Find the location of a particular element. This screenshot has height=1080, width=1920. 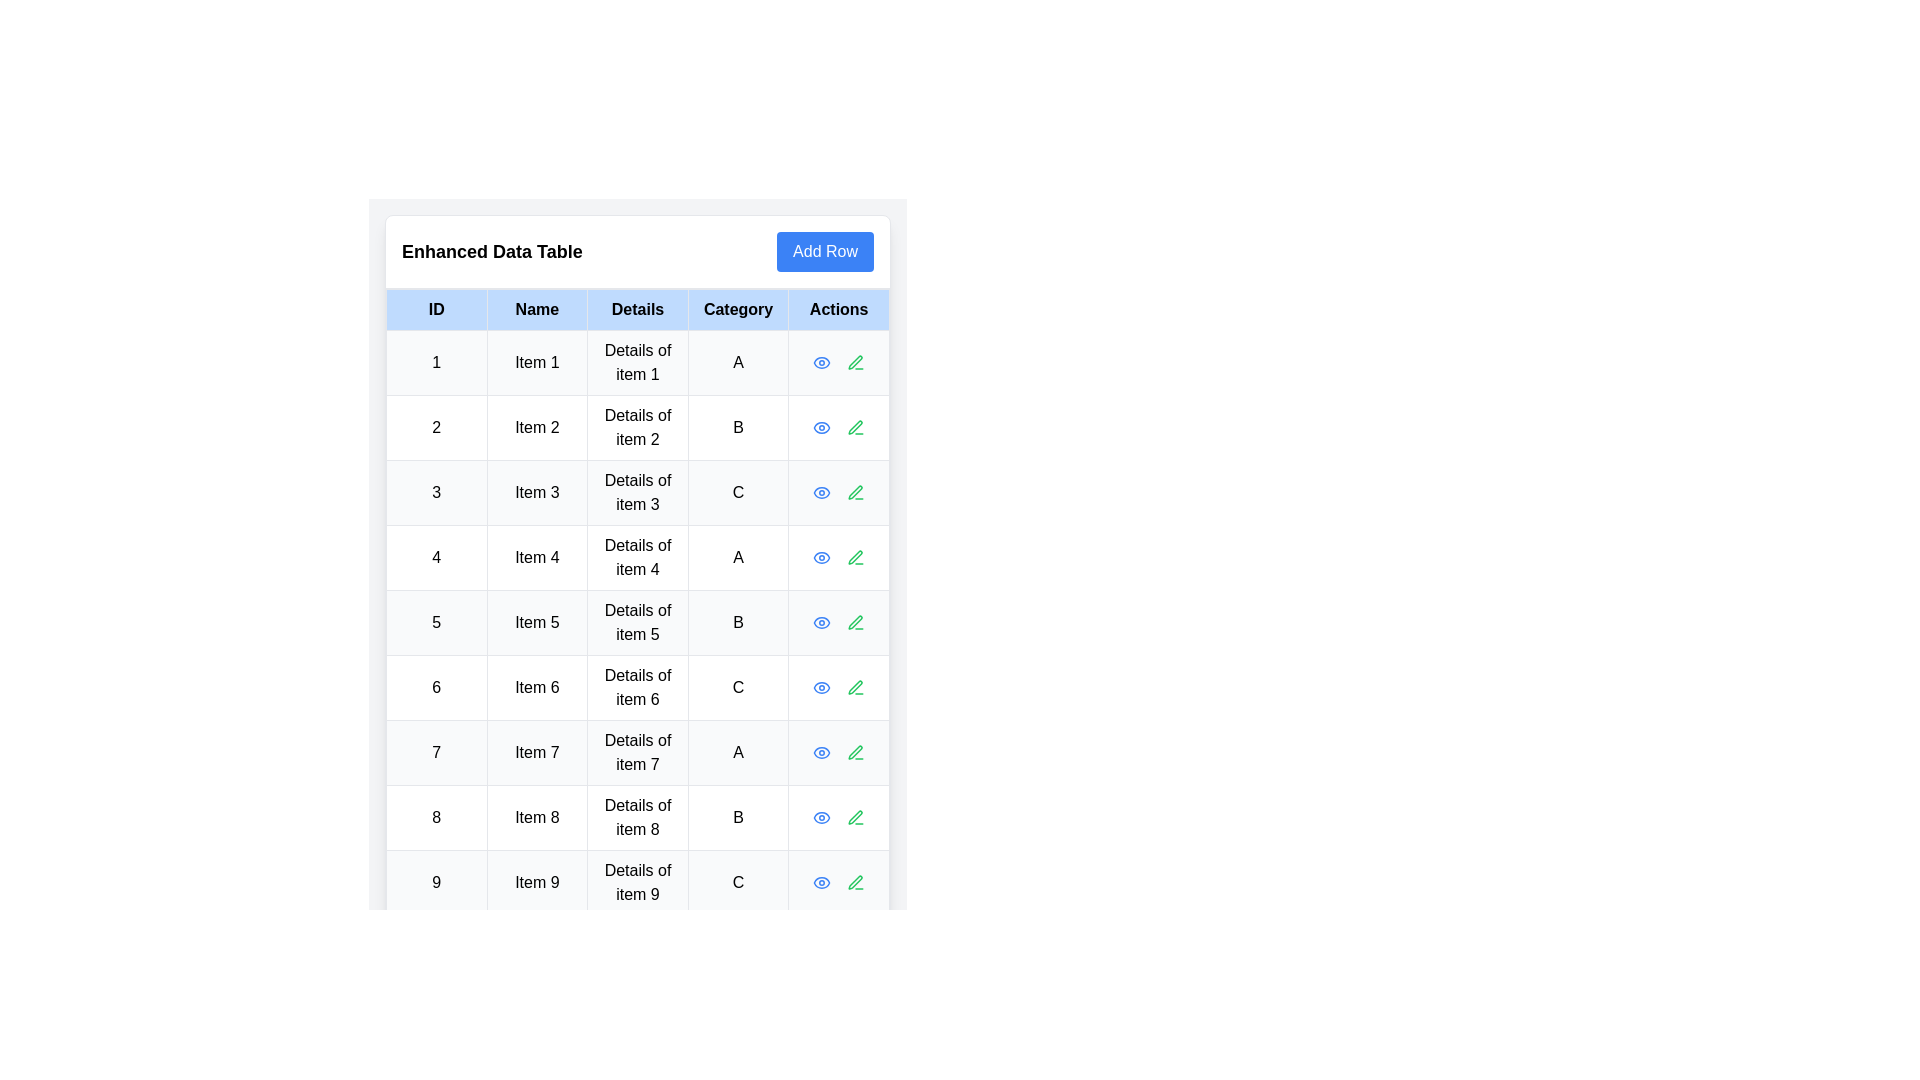

the Numerical display cell located in the first column of the fifth row of the table, which displays the identifier or index number is located at coordinates (435, 622).